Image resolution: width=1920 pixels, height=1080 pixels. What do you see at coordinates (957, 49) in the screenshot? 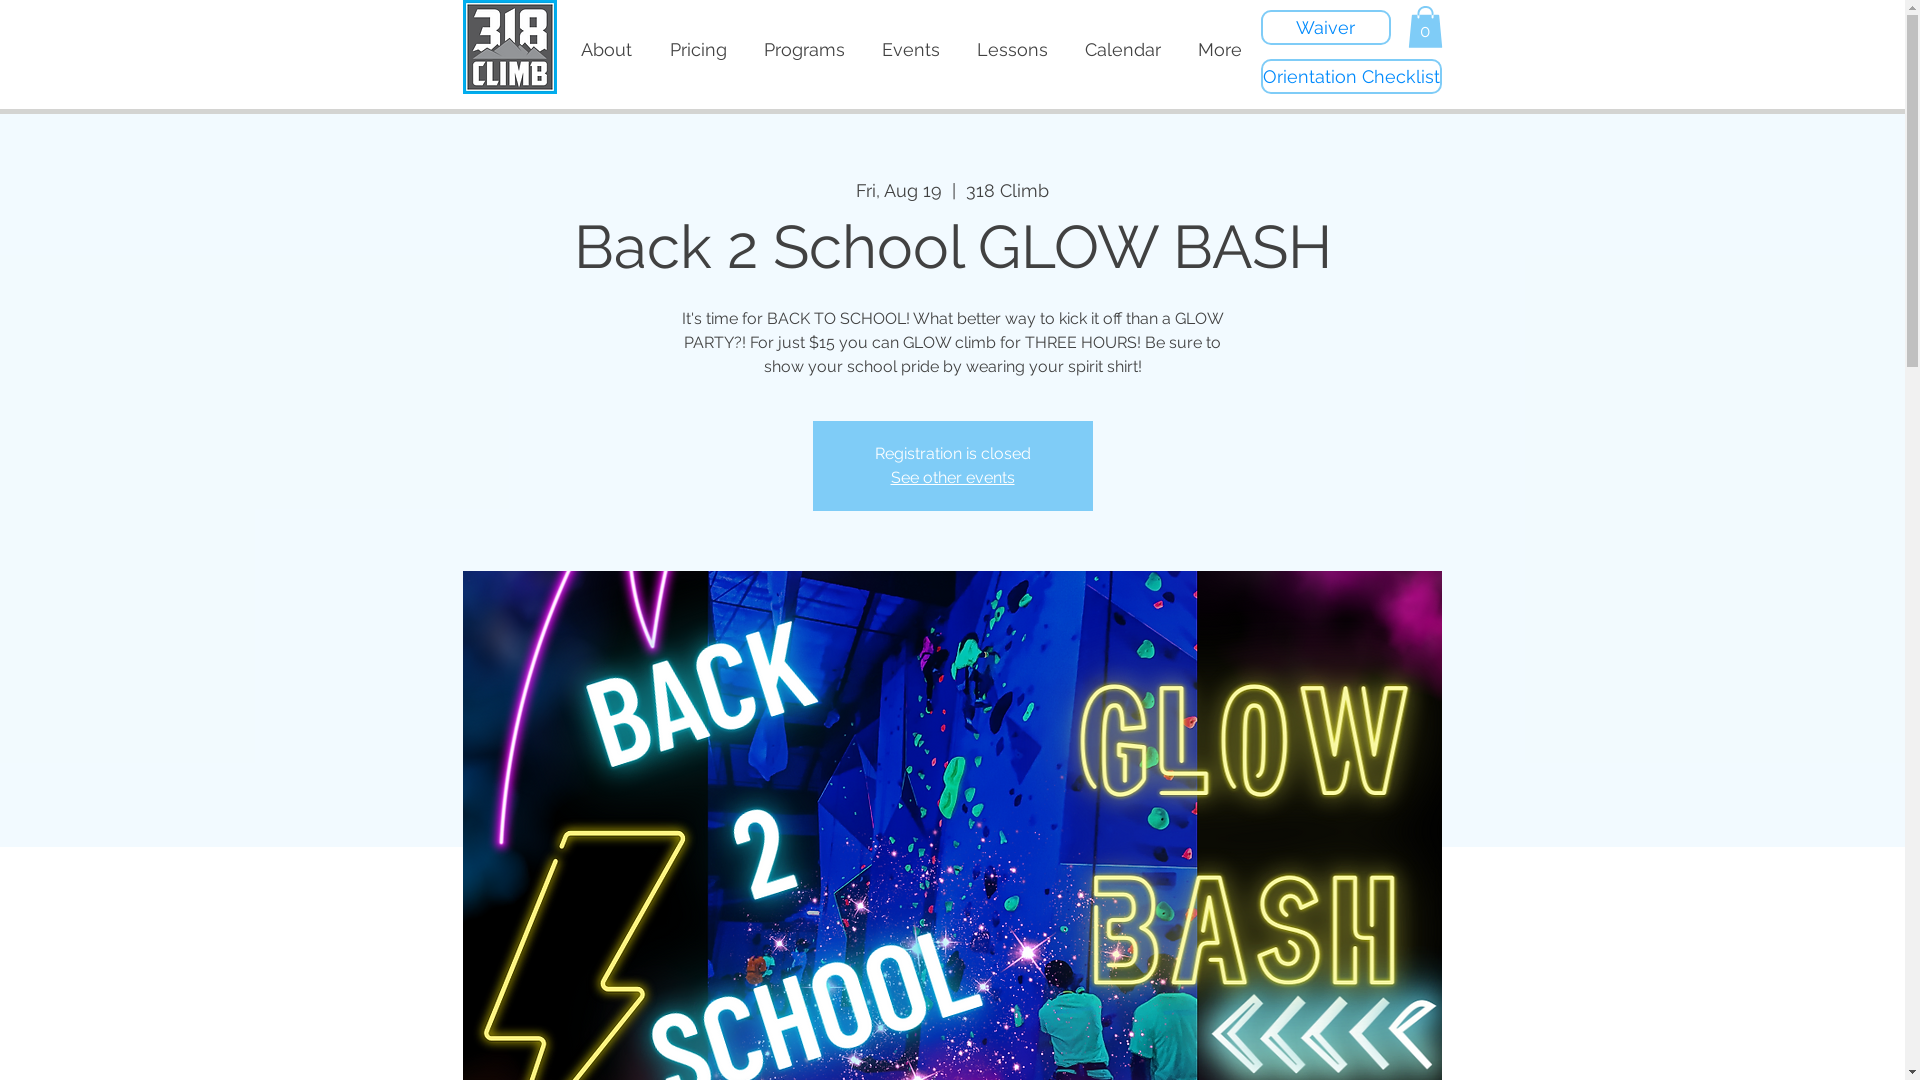
I see `'Lessons'` at bounding box center [957, 49].